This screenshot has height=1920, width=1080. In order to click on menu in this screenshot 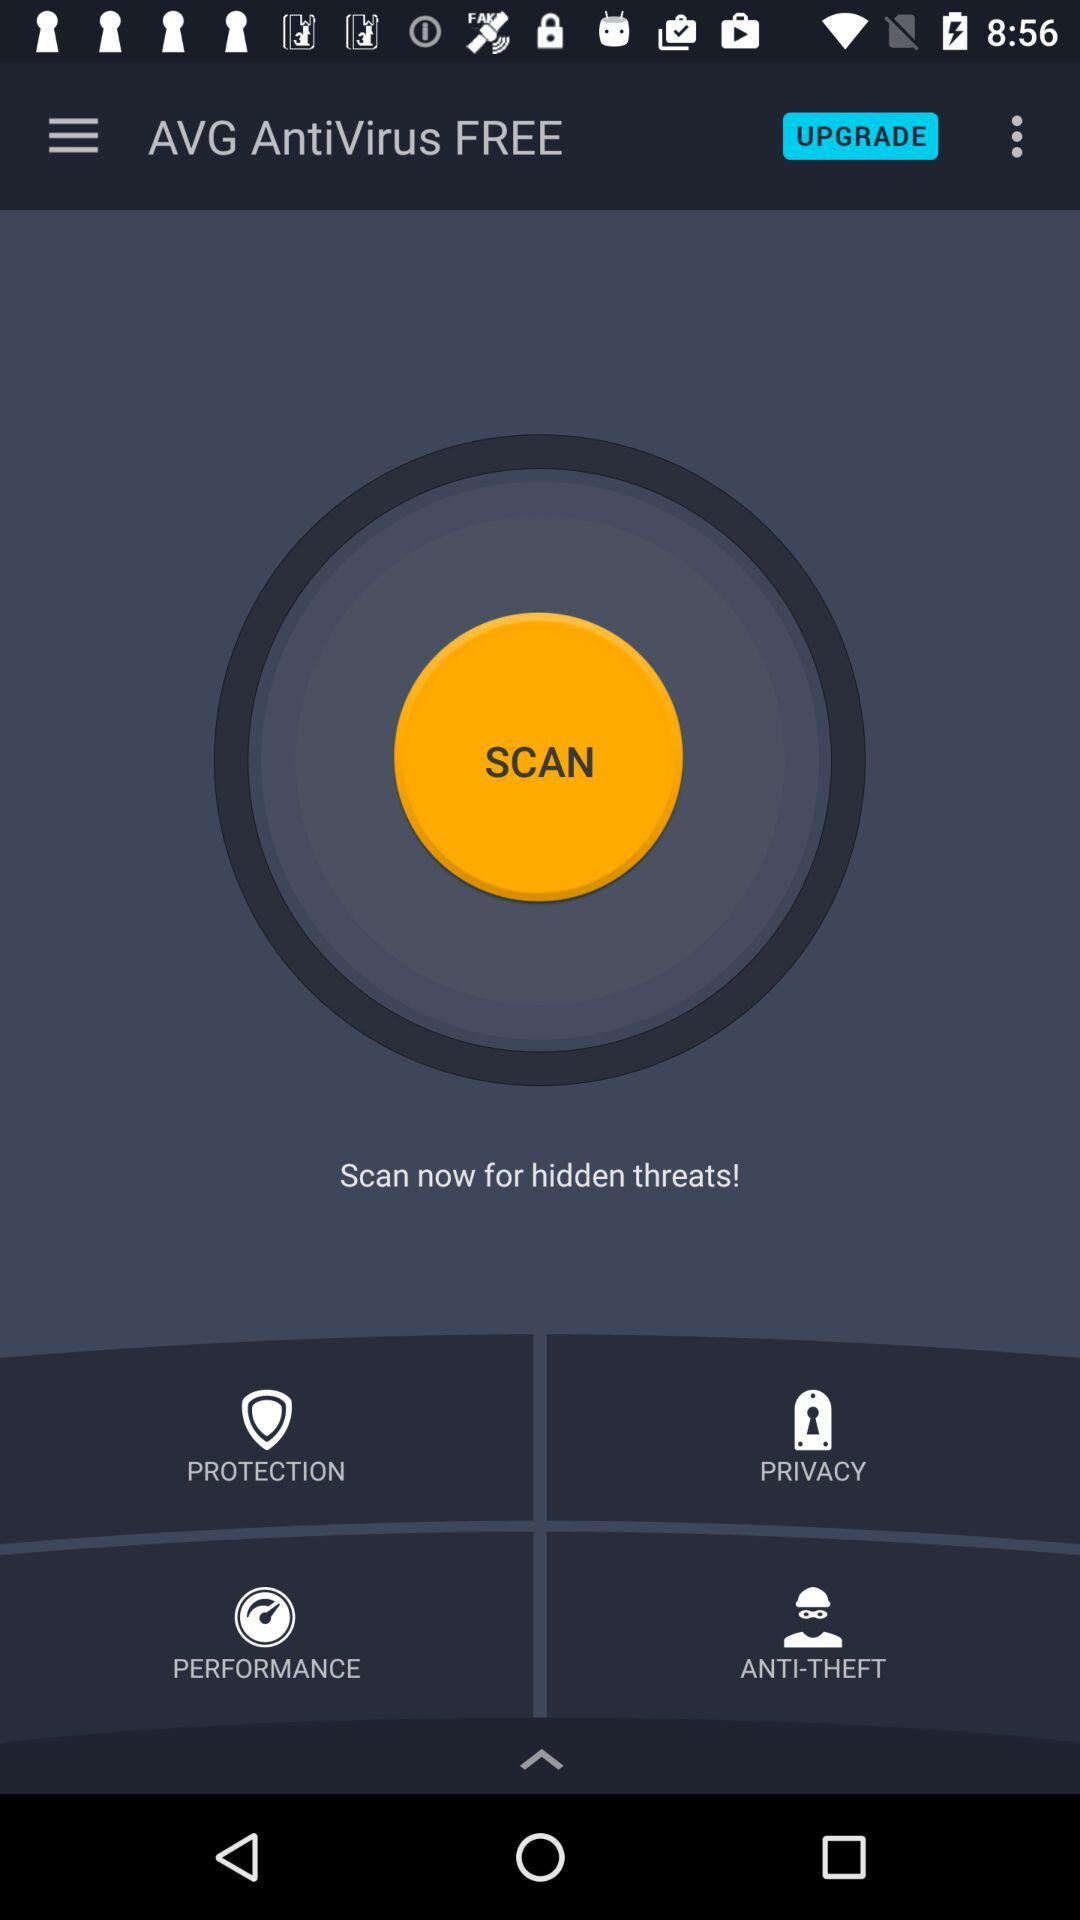, I will do `click(72, 135)`.